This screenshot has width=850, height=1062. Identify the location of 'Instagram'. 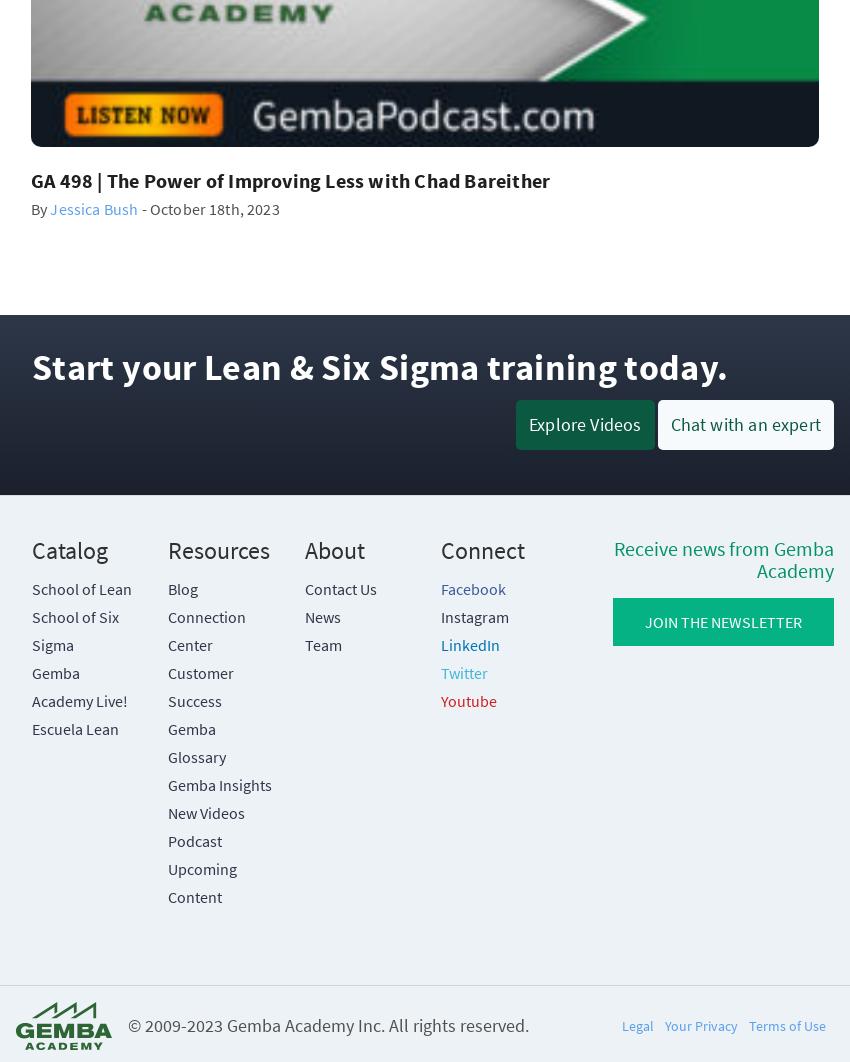
(473, 615).